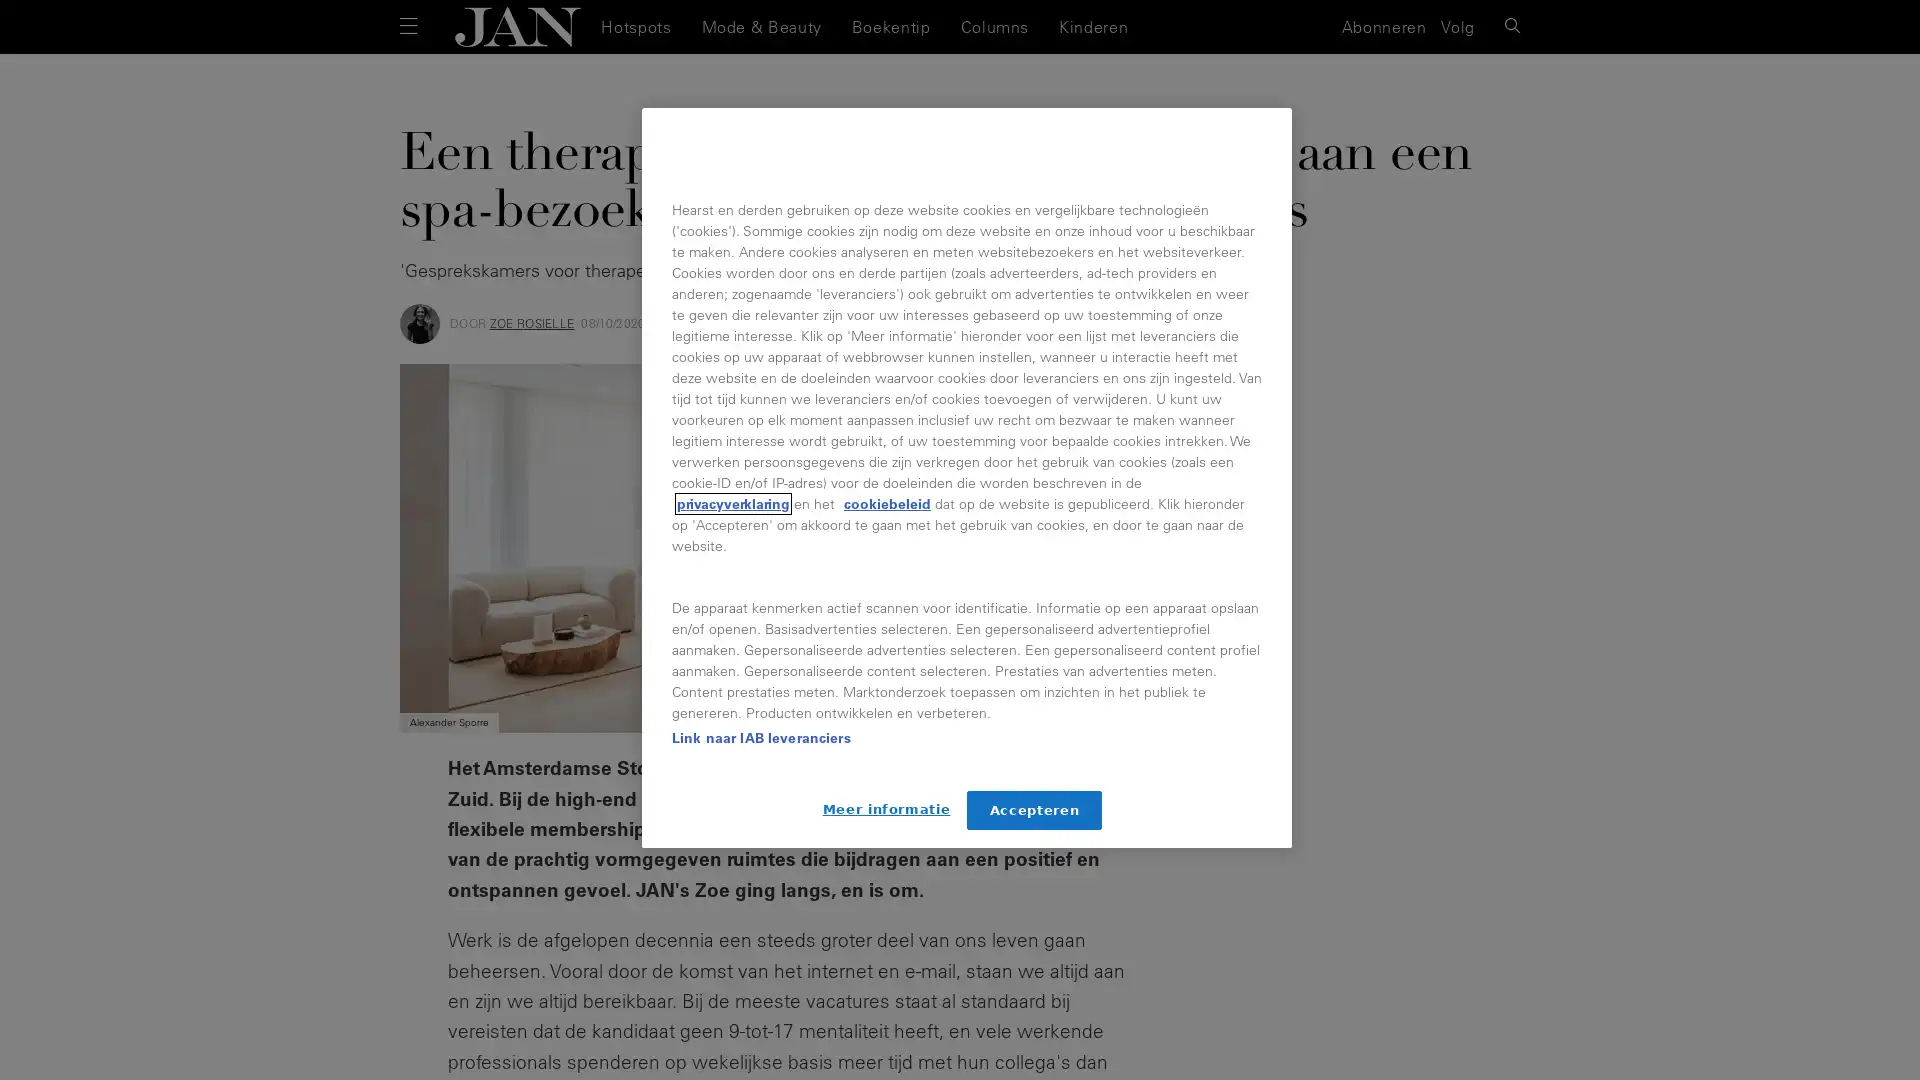 Image resolution: width=1920 pixels, height=1080 pixels. I want to click on Meer informatie, so click(885, 808).